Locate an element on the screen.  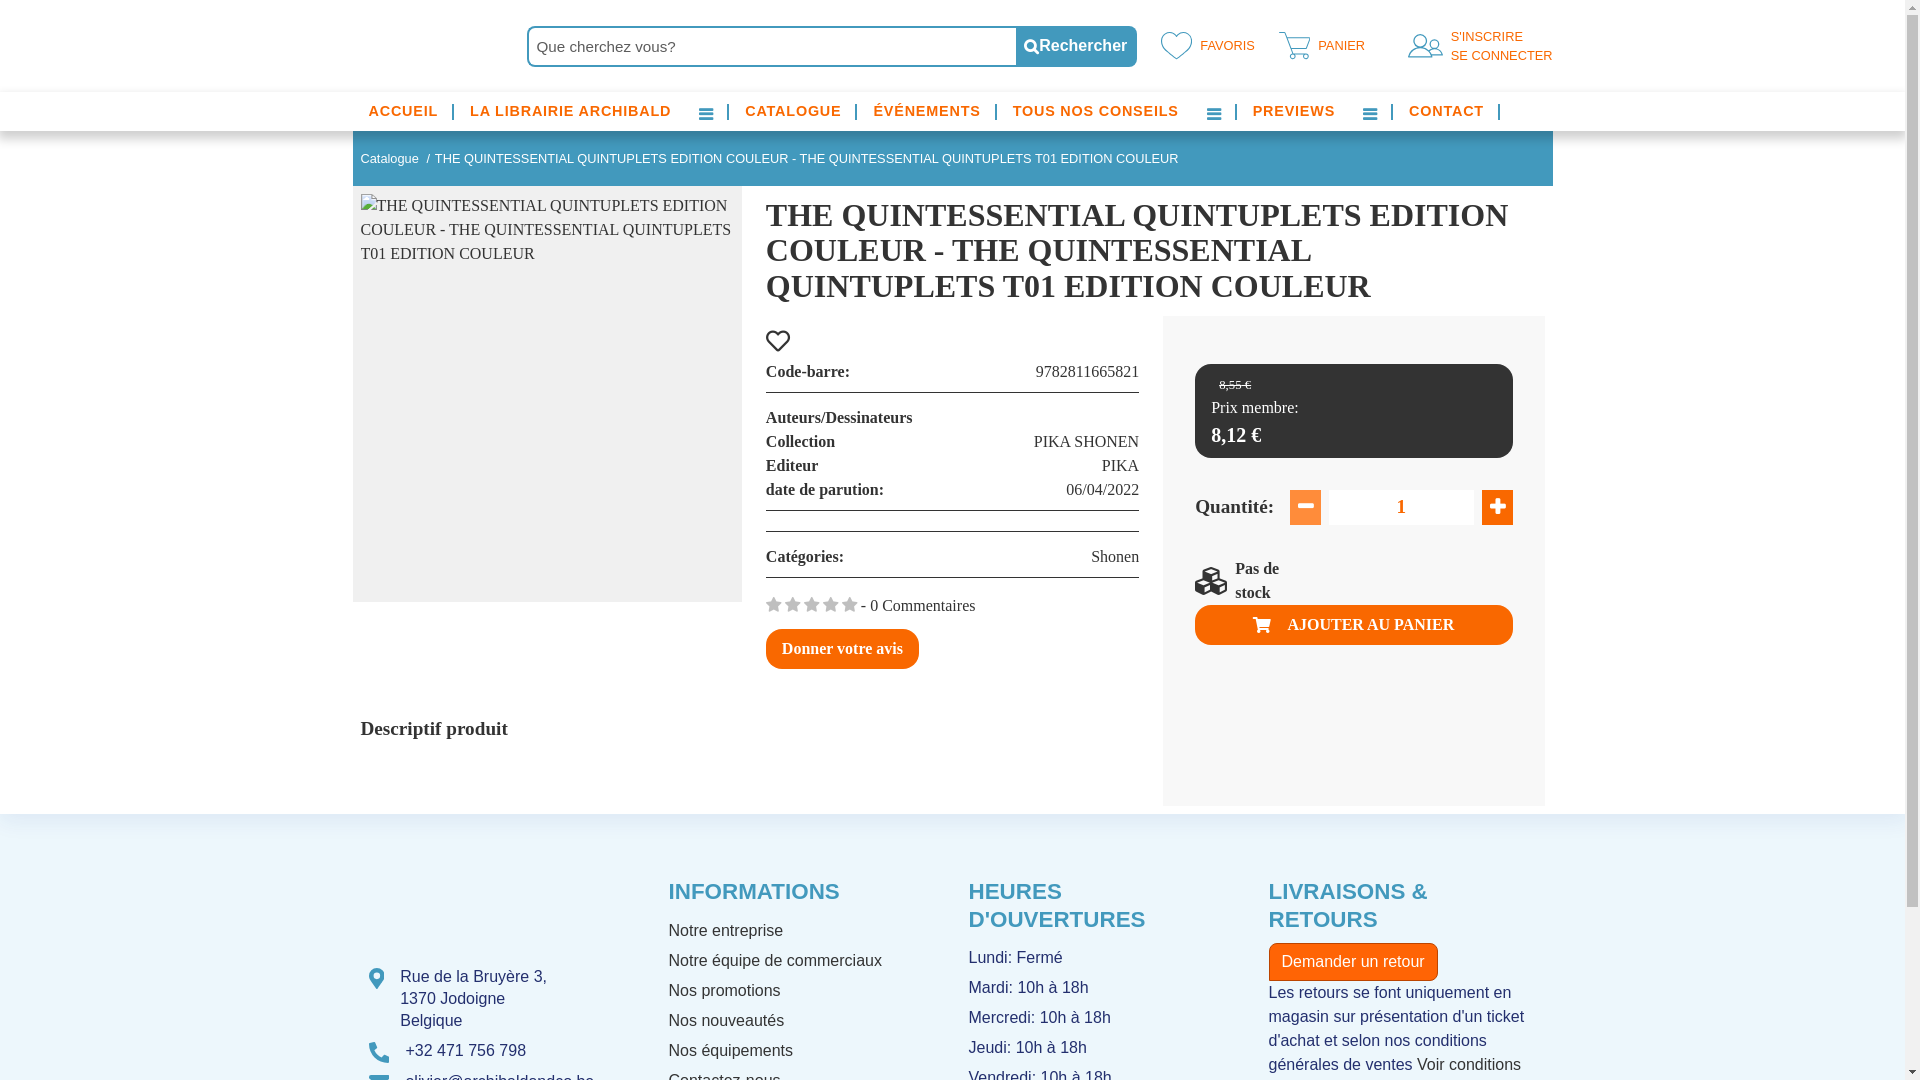
'CATALOGUE' is located at coordinates (791, 111).